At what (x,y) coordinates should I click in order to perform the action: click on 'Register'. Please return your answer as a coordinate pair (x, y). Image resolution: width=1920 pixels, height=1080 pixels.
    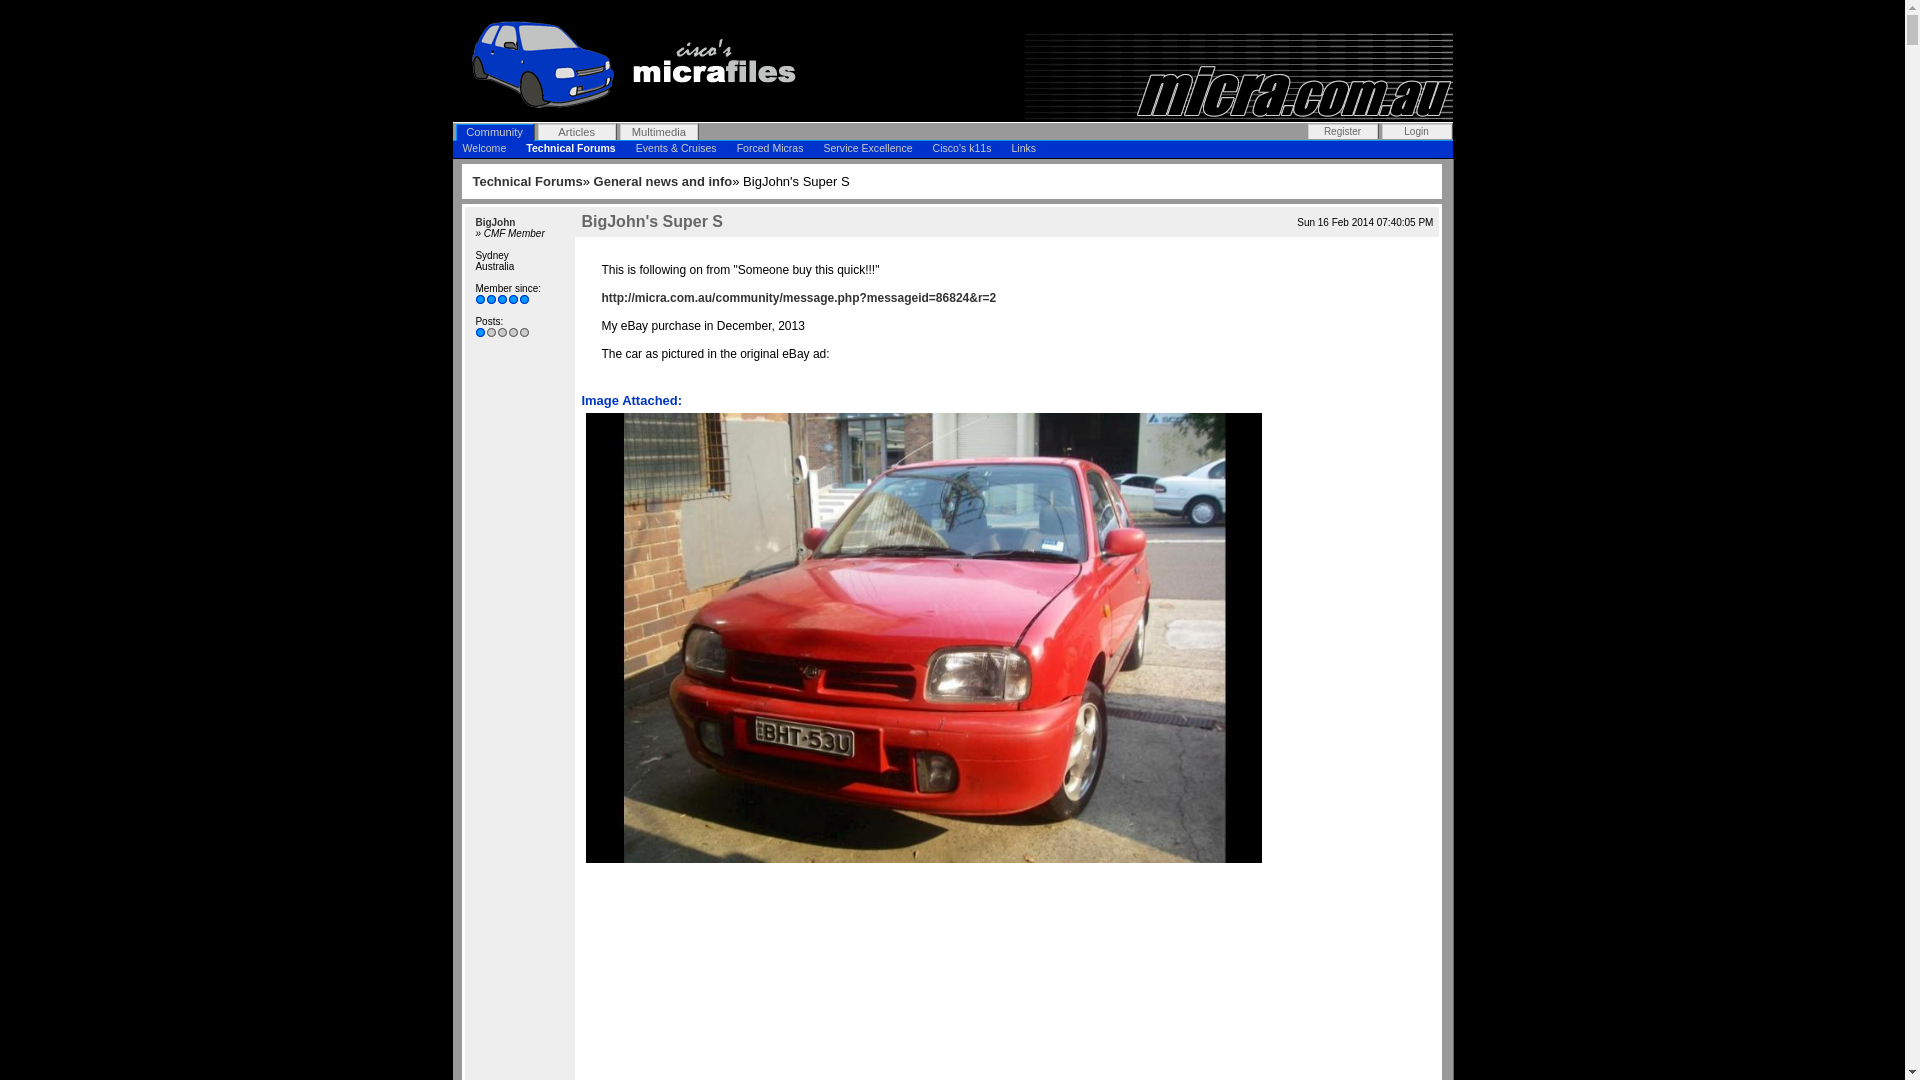
    Looking at the image, I should click on (1308, 131).